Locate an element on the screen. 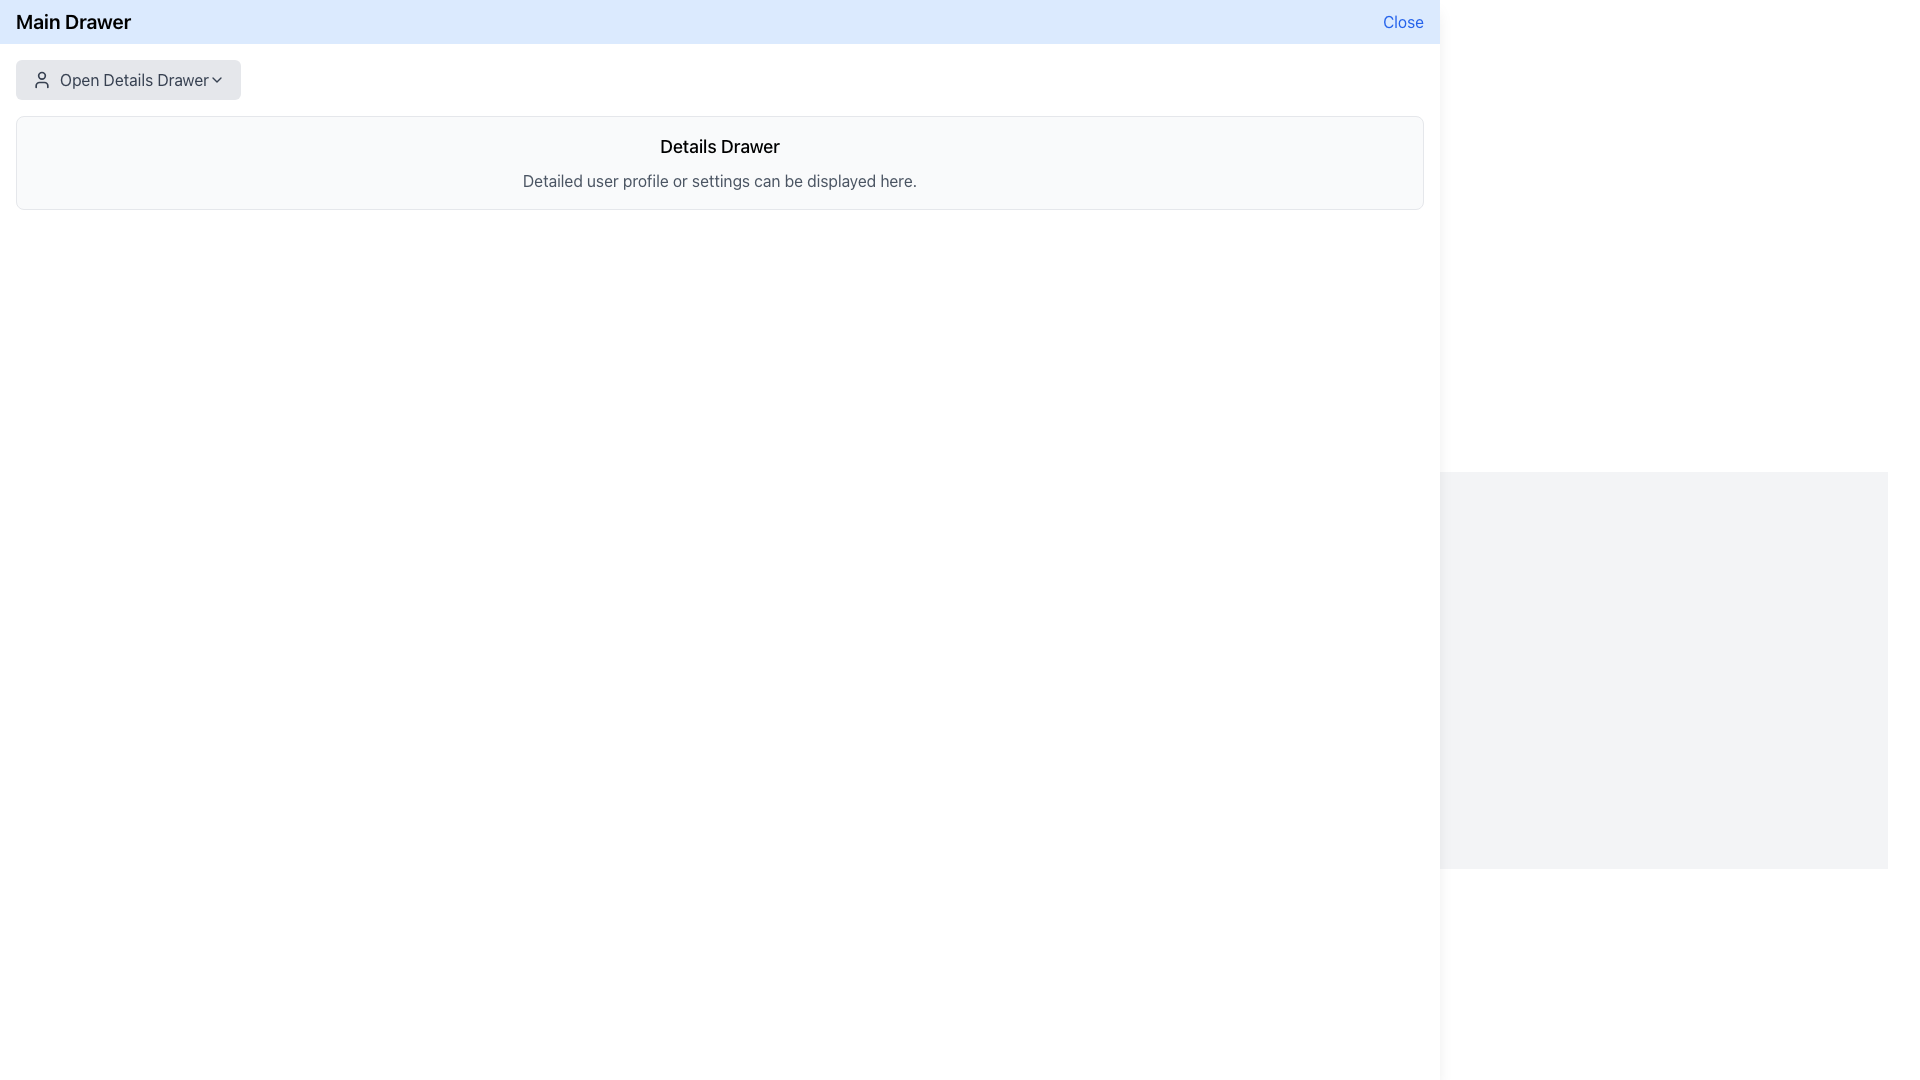 This screenshot has height=1080, width=1920. the 'Close' button located in the upper-right corner of the blue-shaded title bar is located at coordinates (1402, 22).